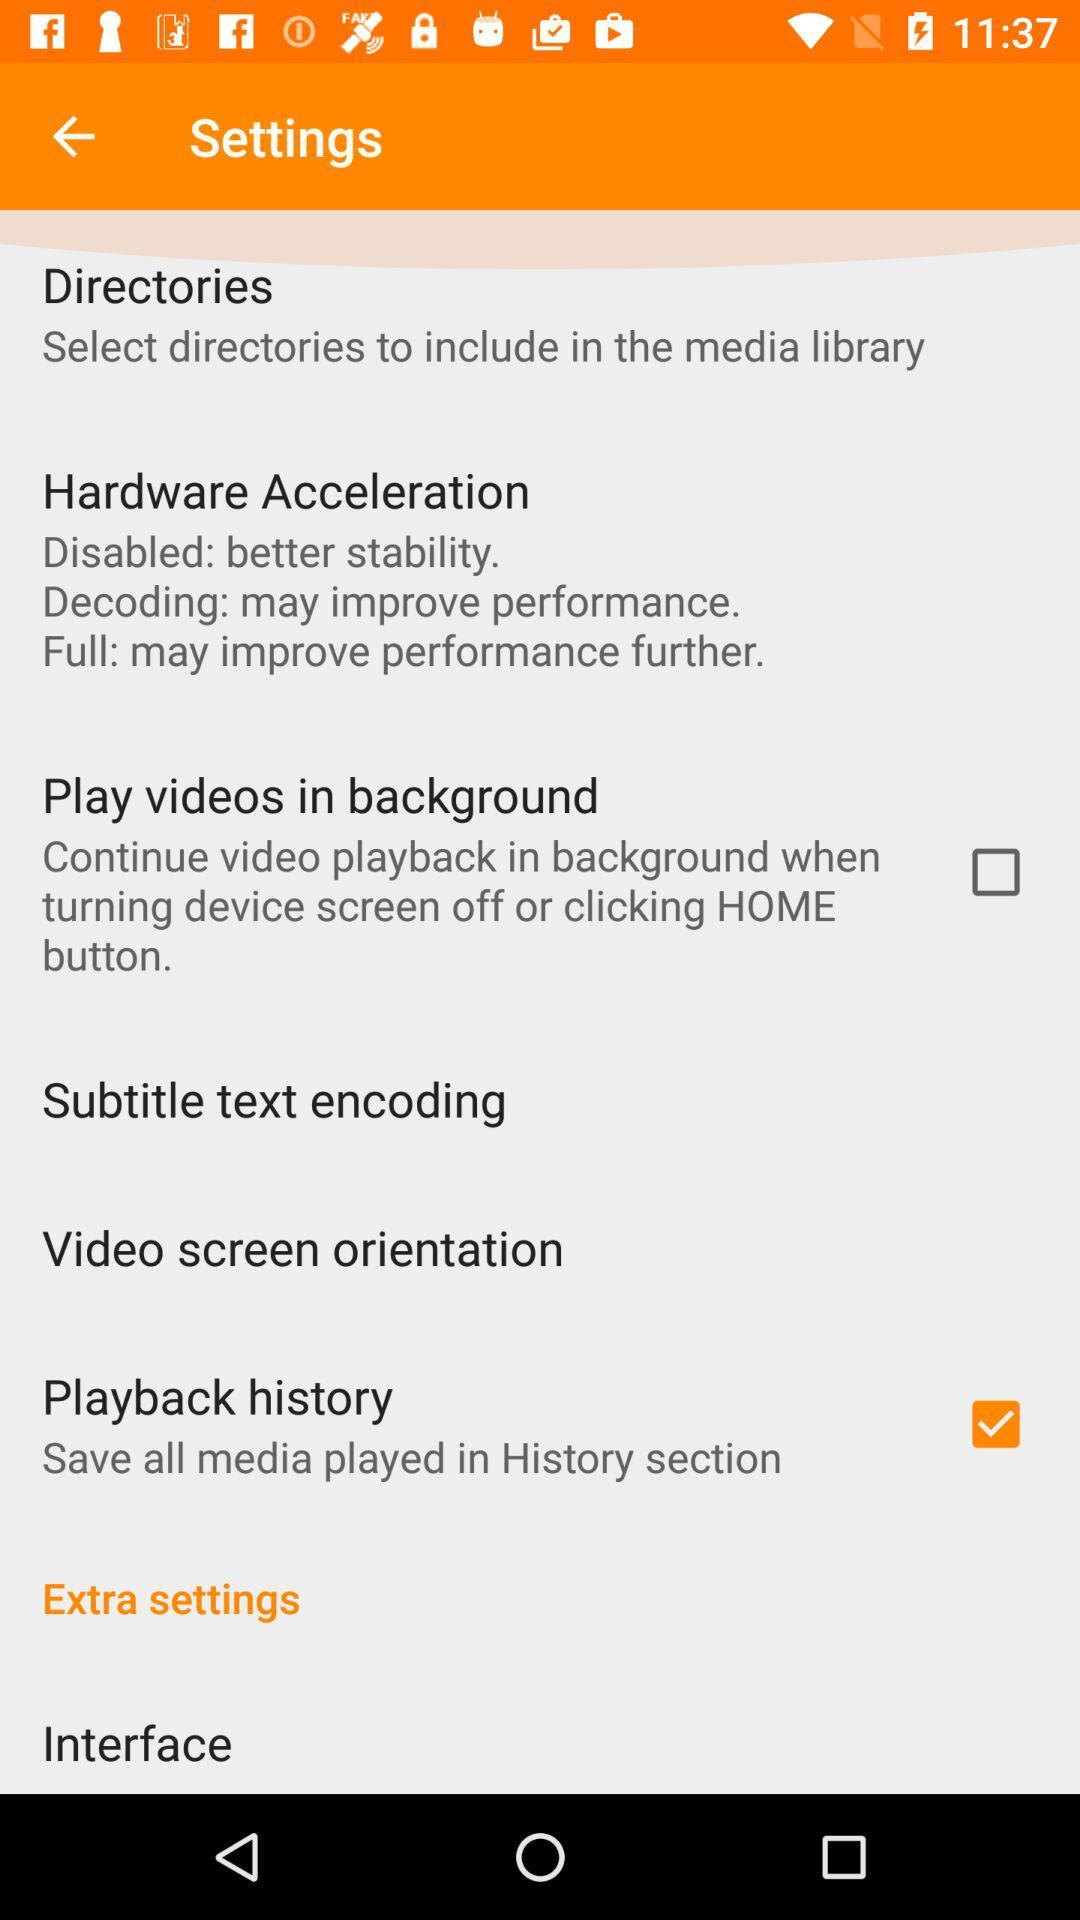  I want to click on the item above directories, so click(72, 135).